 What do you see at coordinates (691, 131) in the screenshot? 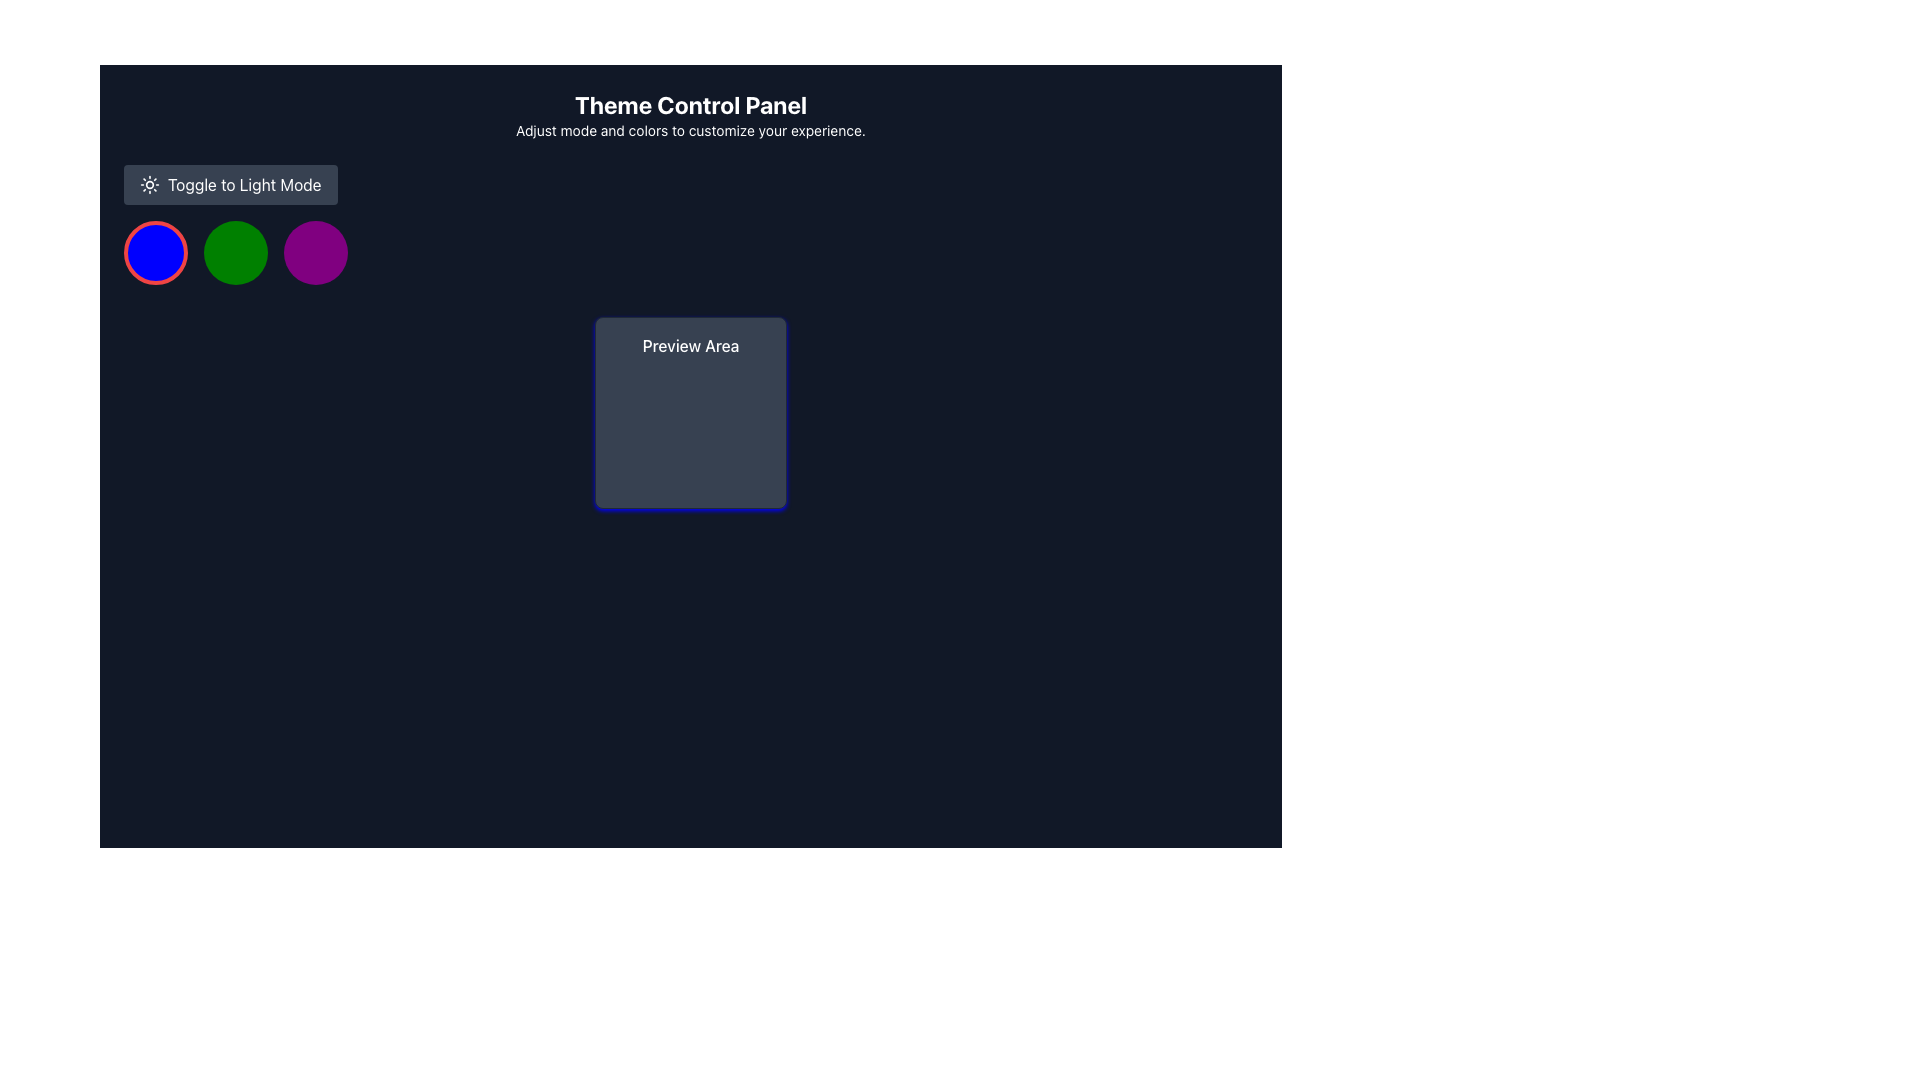
I see `static text content that states 'Adjust mode and colors to customize your experience.' located directly beneath the 'Theme Control Panel' header in the upper section of the interface` at bounding box center [691, 131].